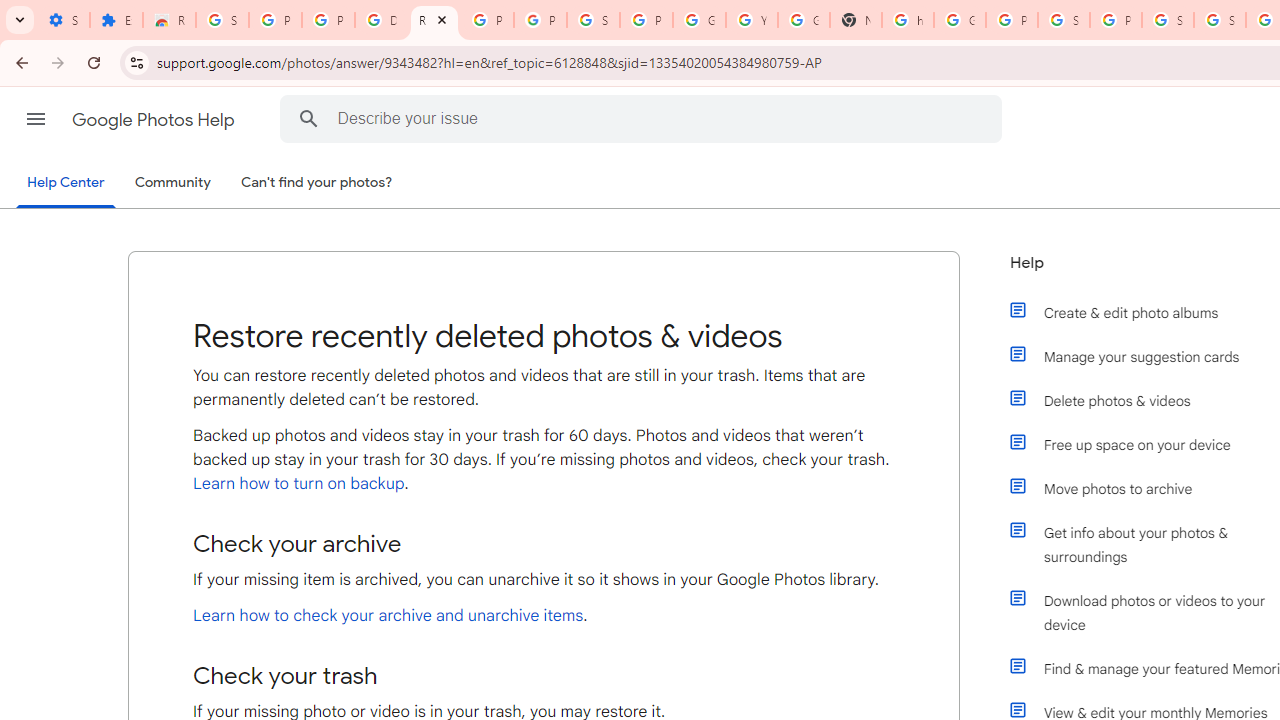  I want to click on 'Back', so click(19, 61).